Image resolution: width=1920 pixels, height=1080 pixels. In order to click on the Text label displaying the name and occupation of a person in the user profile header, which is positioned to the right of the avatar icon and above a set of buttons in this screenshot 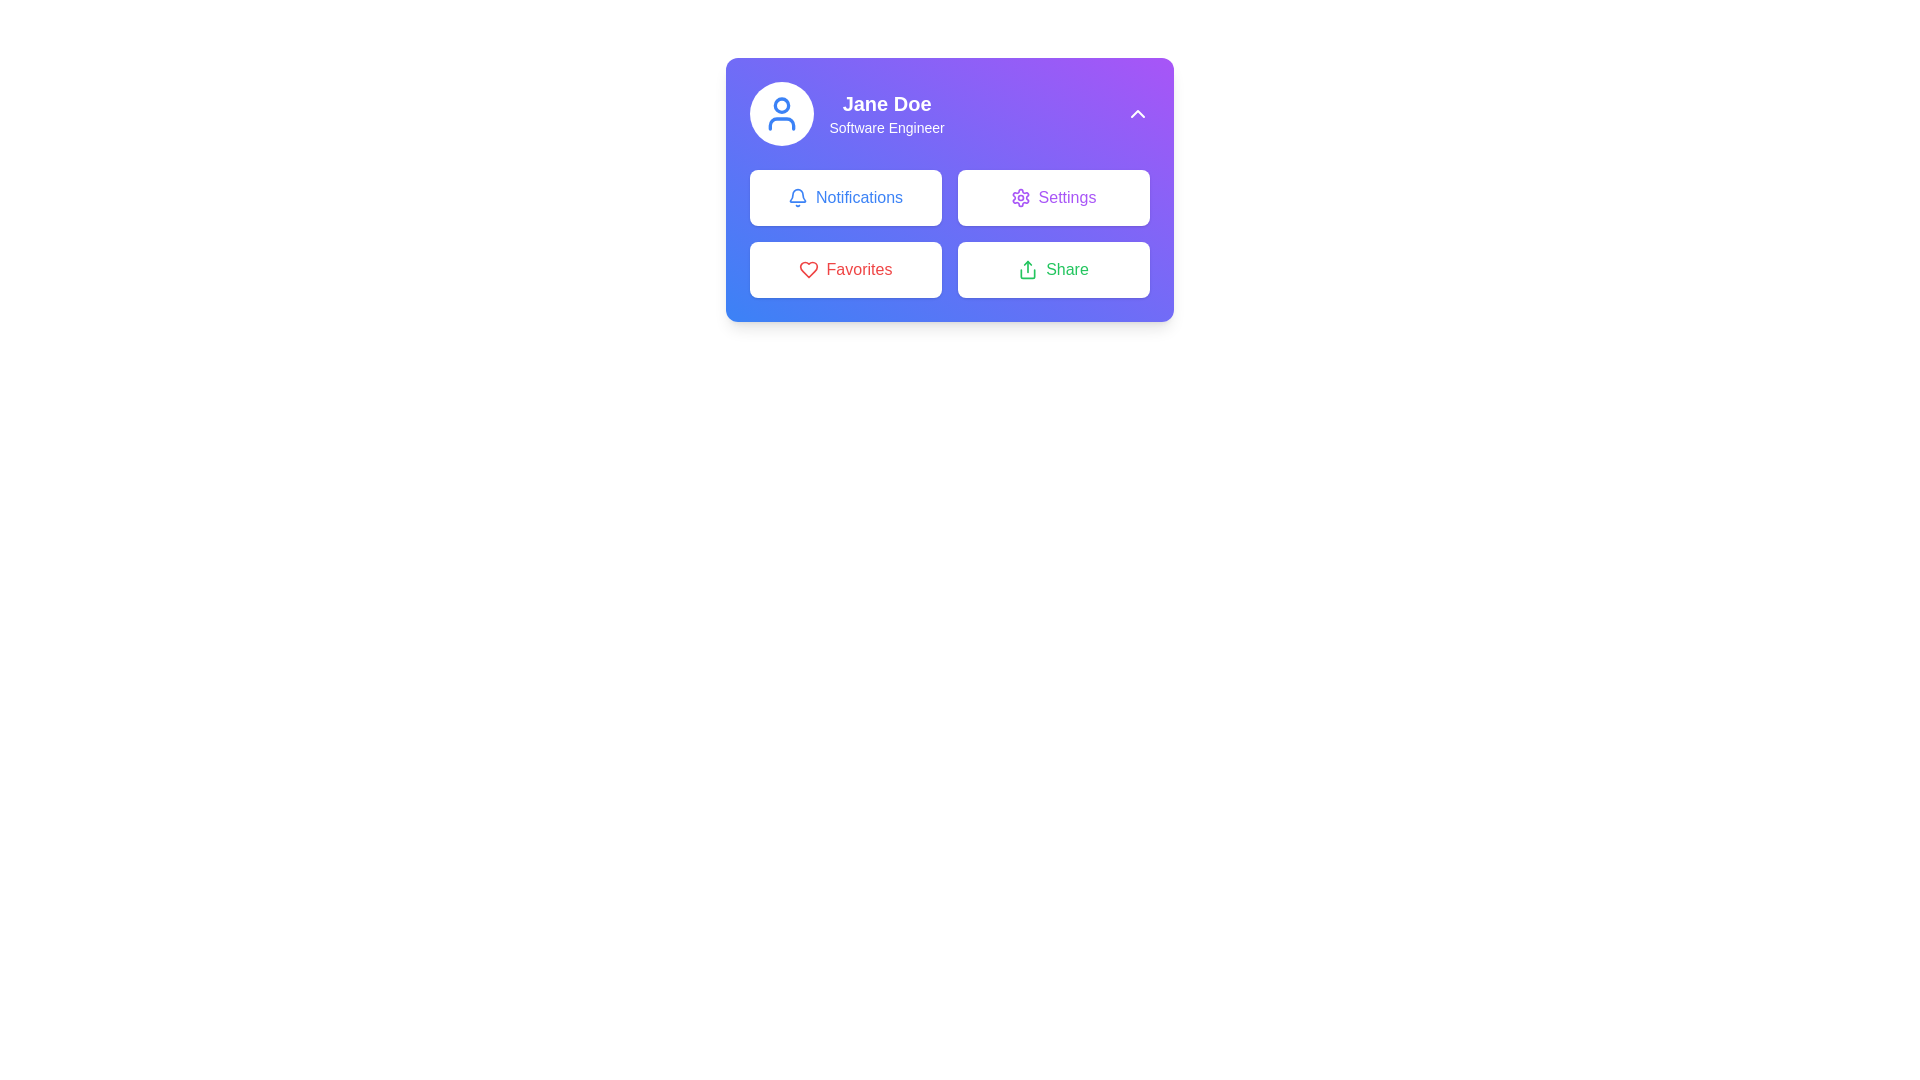, I will do `click(886, 114)`.